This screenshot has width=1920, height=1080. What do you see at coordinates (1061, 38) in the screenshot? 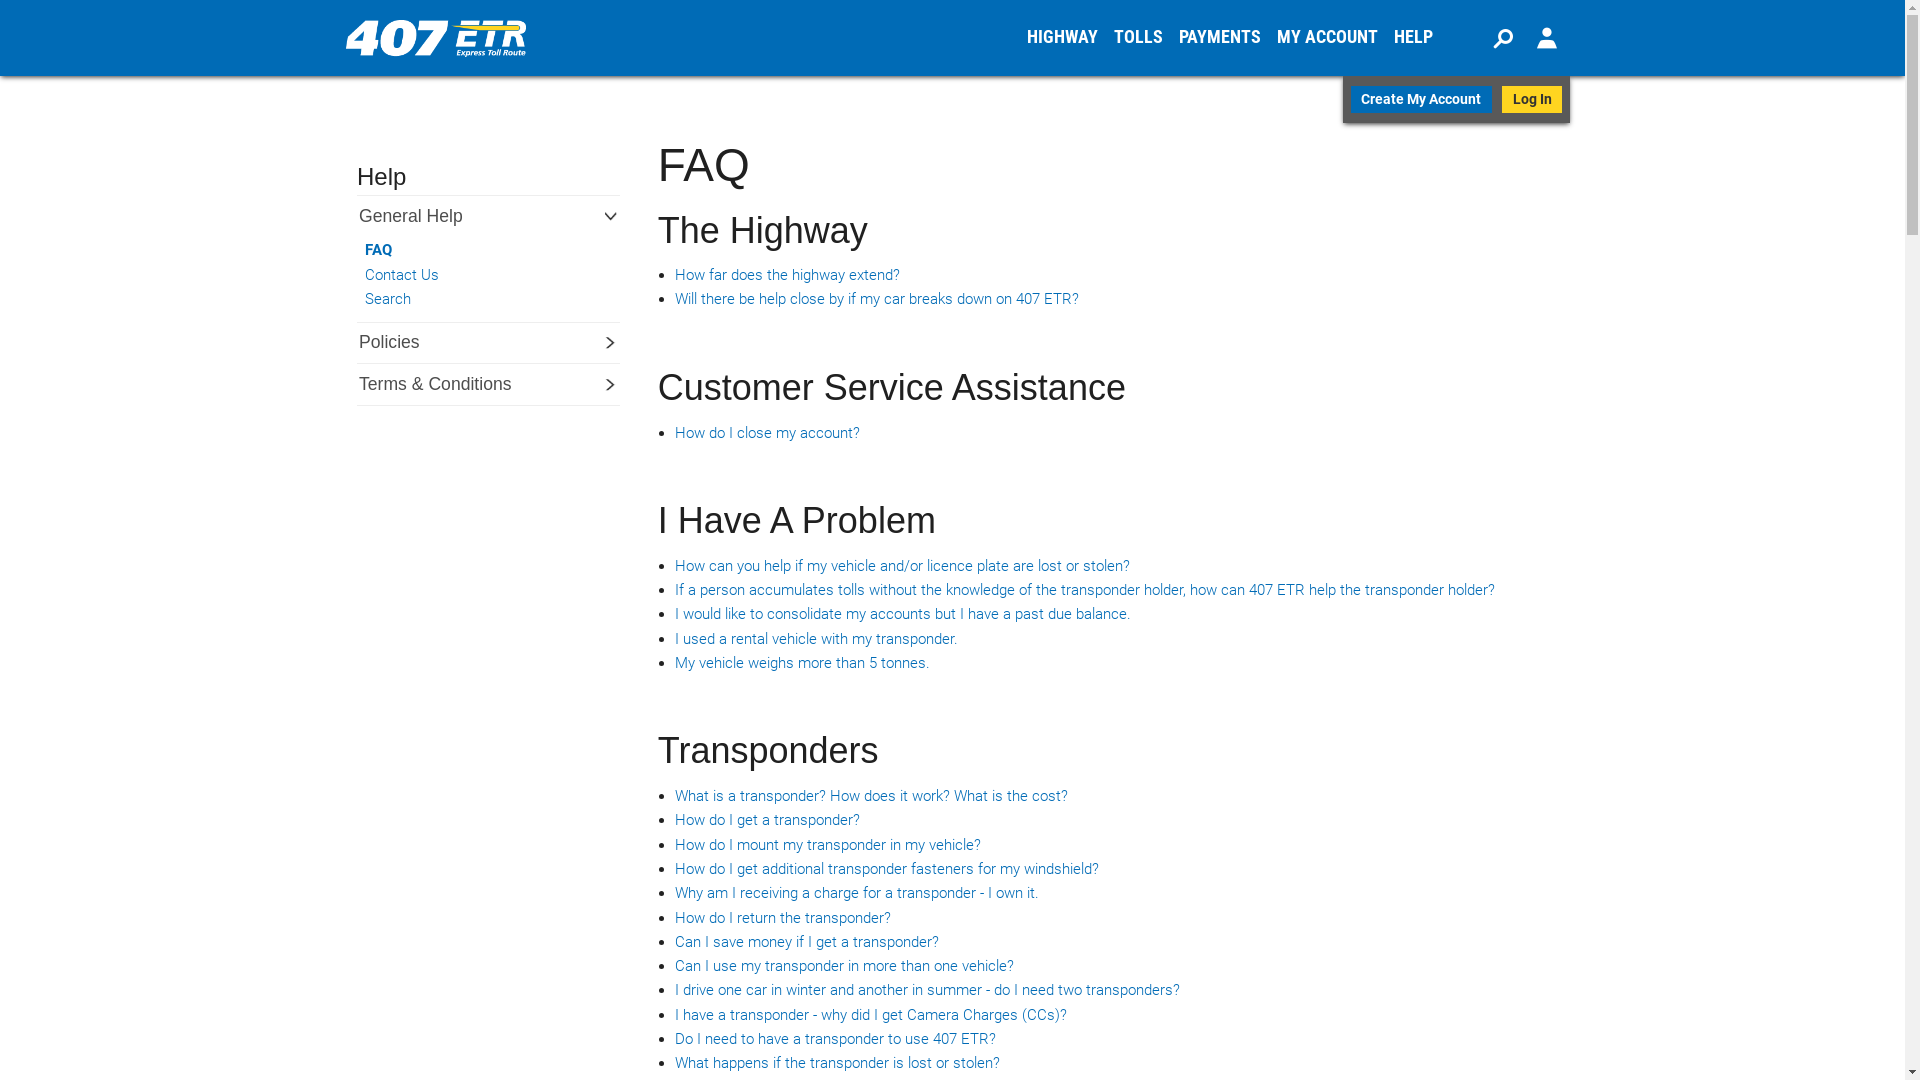
I see `'HIGHWAY'` at bounding box center [1061, 38].